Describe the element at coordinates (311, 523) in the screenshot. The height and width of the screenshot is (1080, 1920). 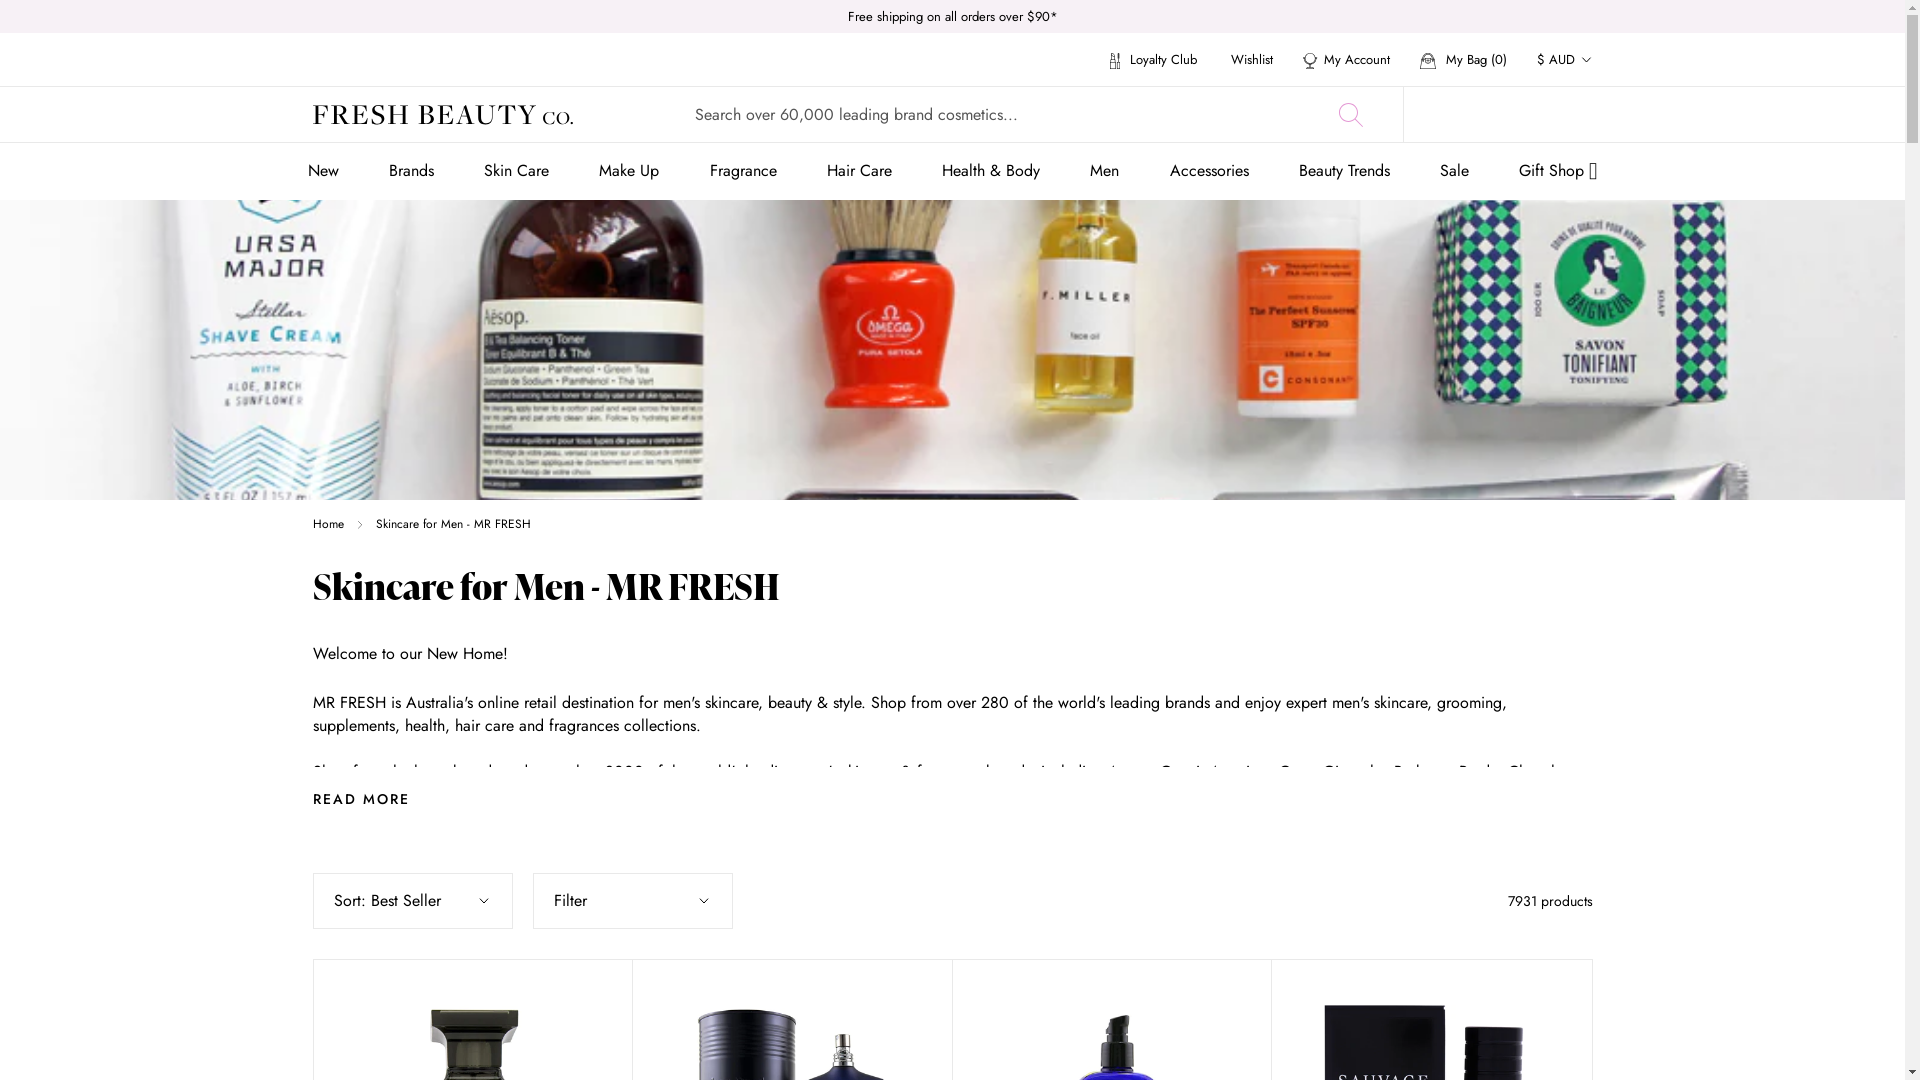
I see `'Home'` at that location.